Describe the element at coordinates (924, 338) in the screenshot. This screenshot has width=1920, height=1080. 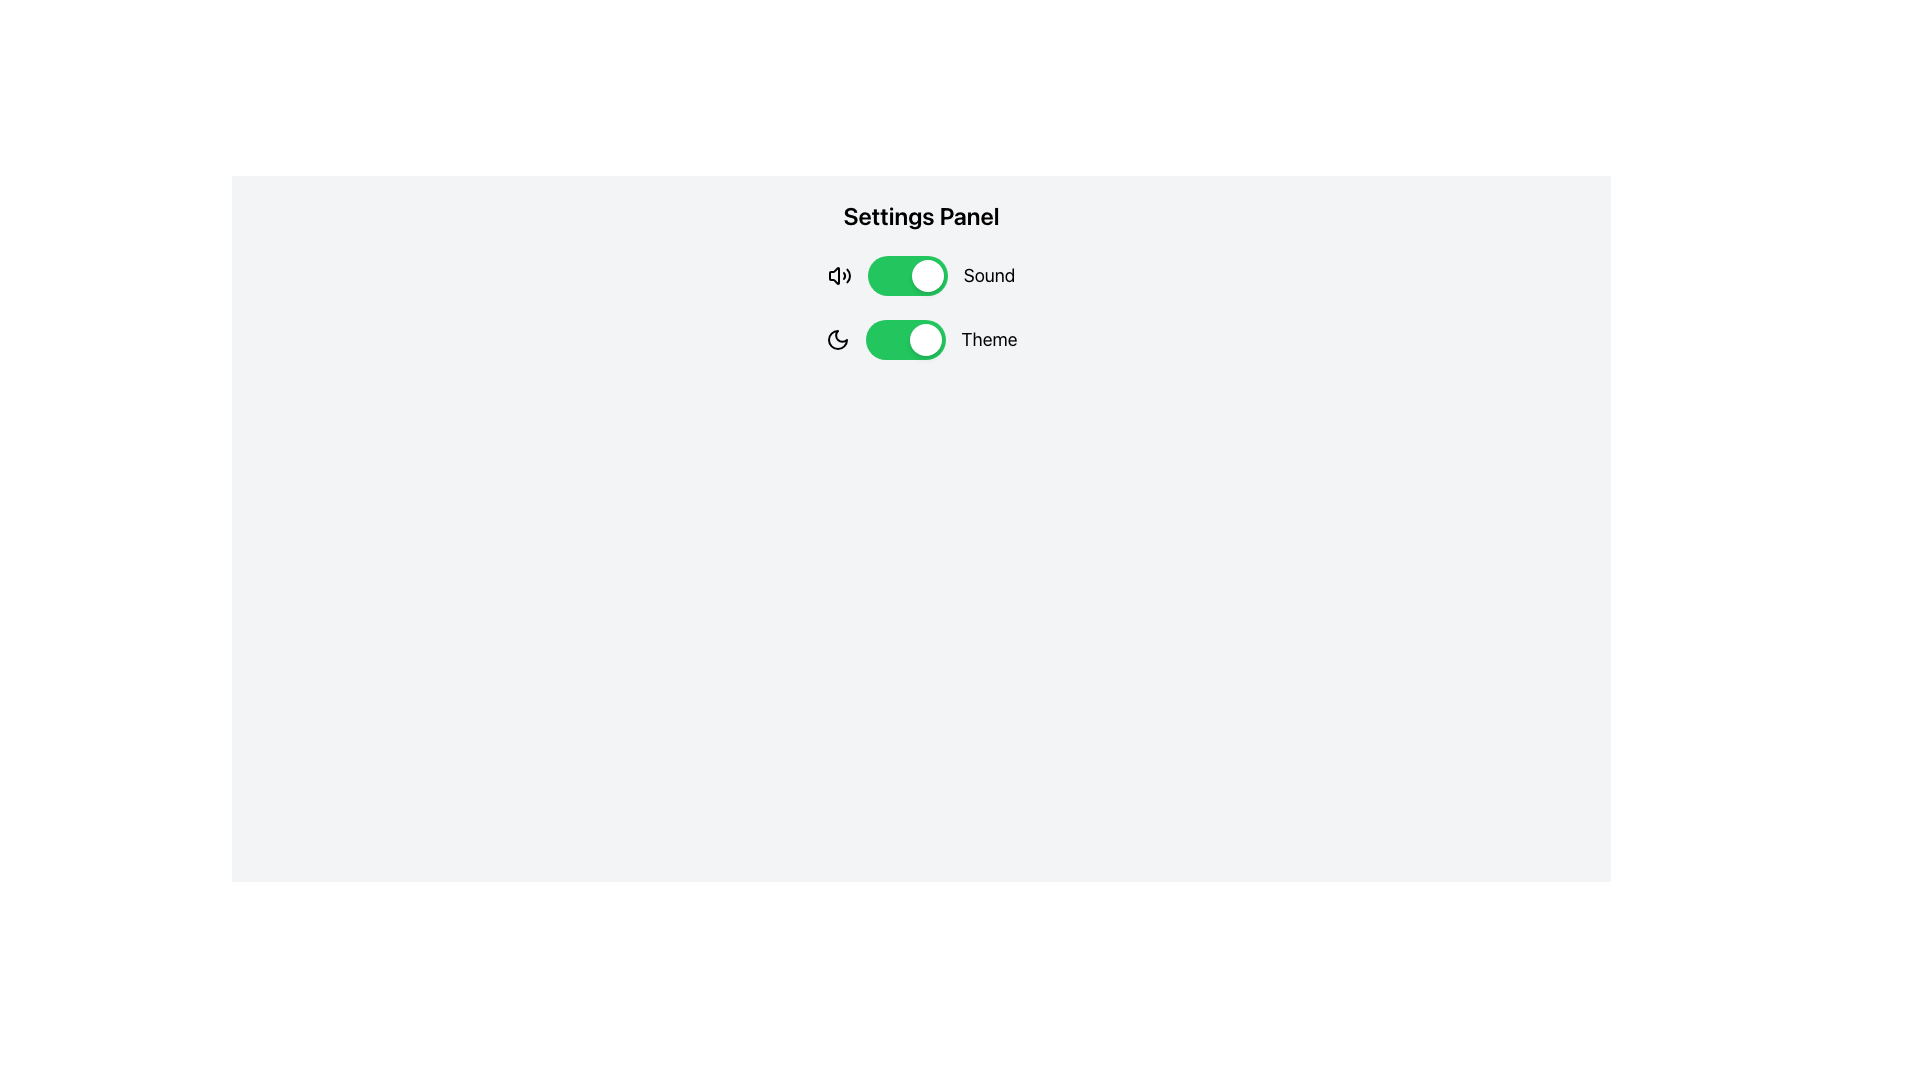
I see `the toggle thumb for the 'Theme' option, located on the right side of the horizontal toggle switch` at that location.